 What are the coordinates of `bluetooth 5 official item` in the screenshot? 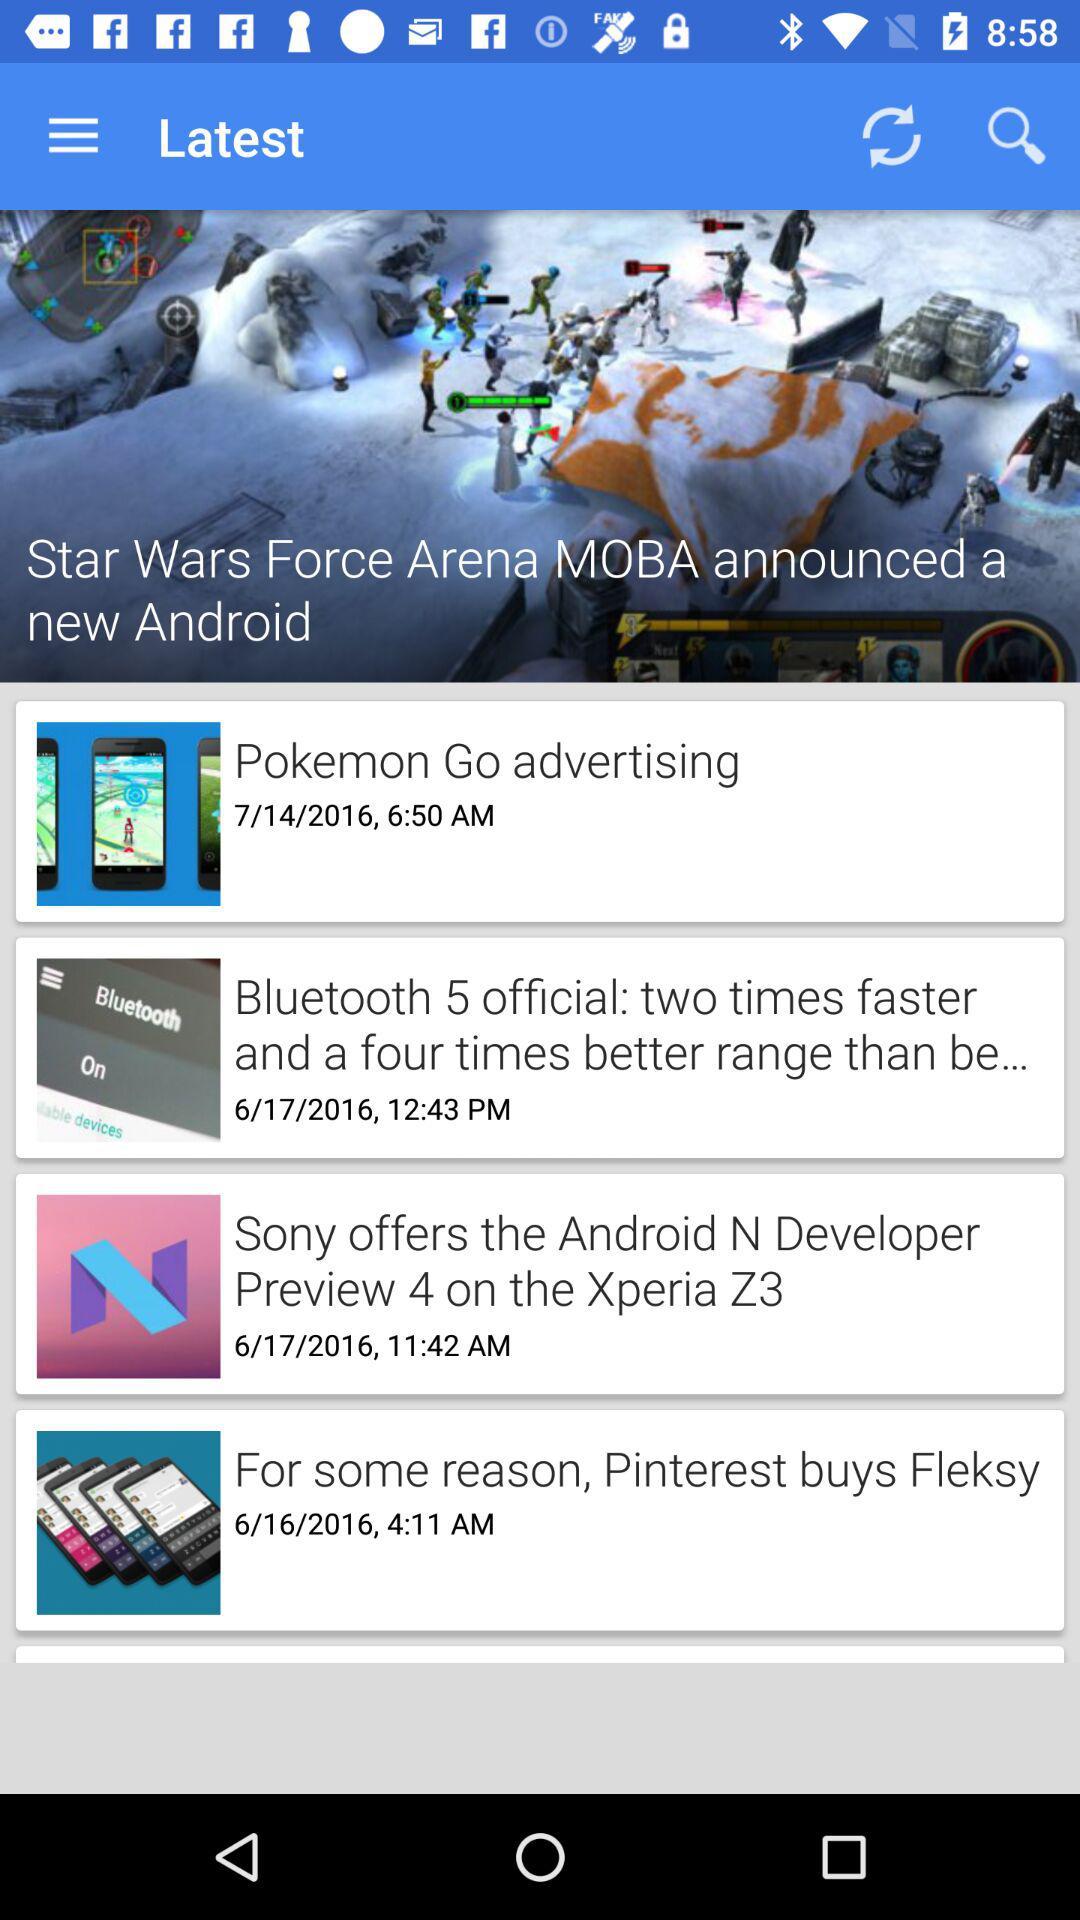 It's located at (631, 1021).